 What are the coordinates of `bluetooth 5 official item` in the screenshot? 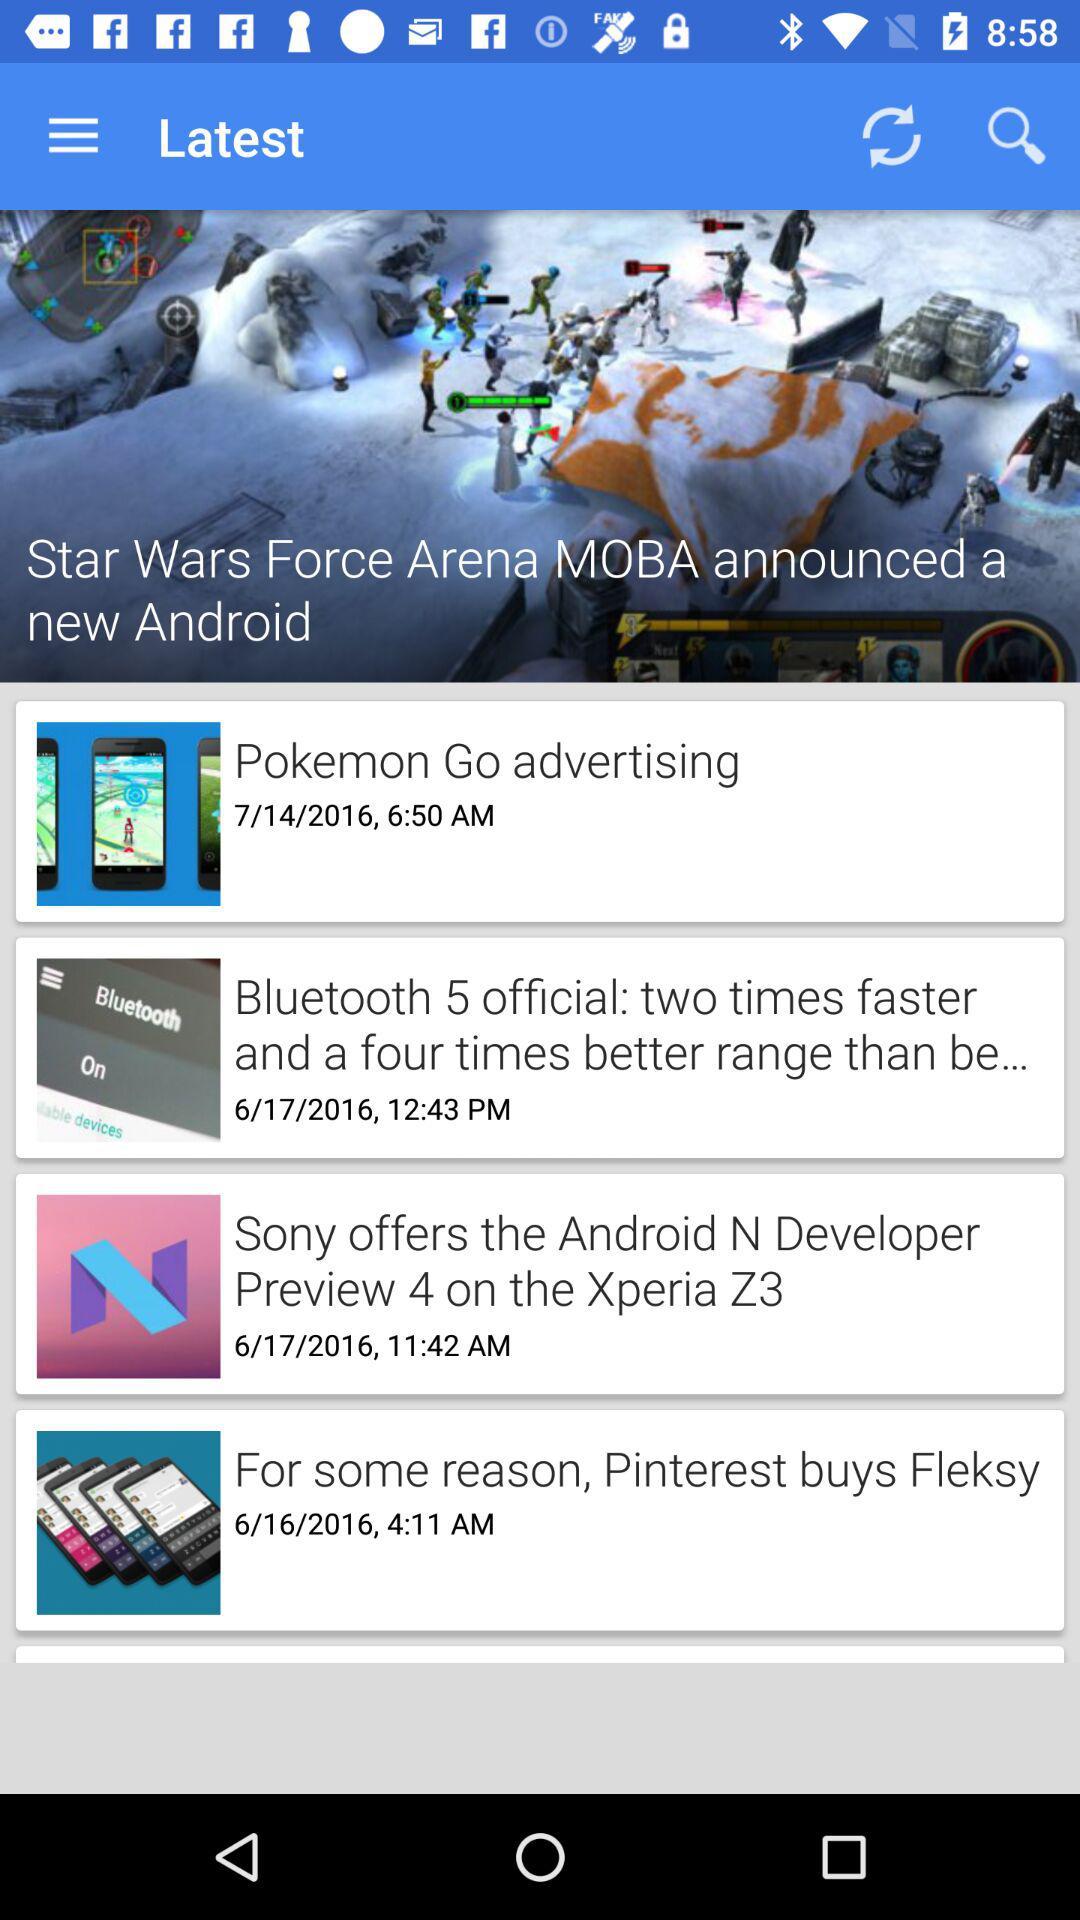 It's located at (631, 1021).